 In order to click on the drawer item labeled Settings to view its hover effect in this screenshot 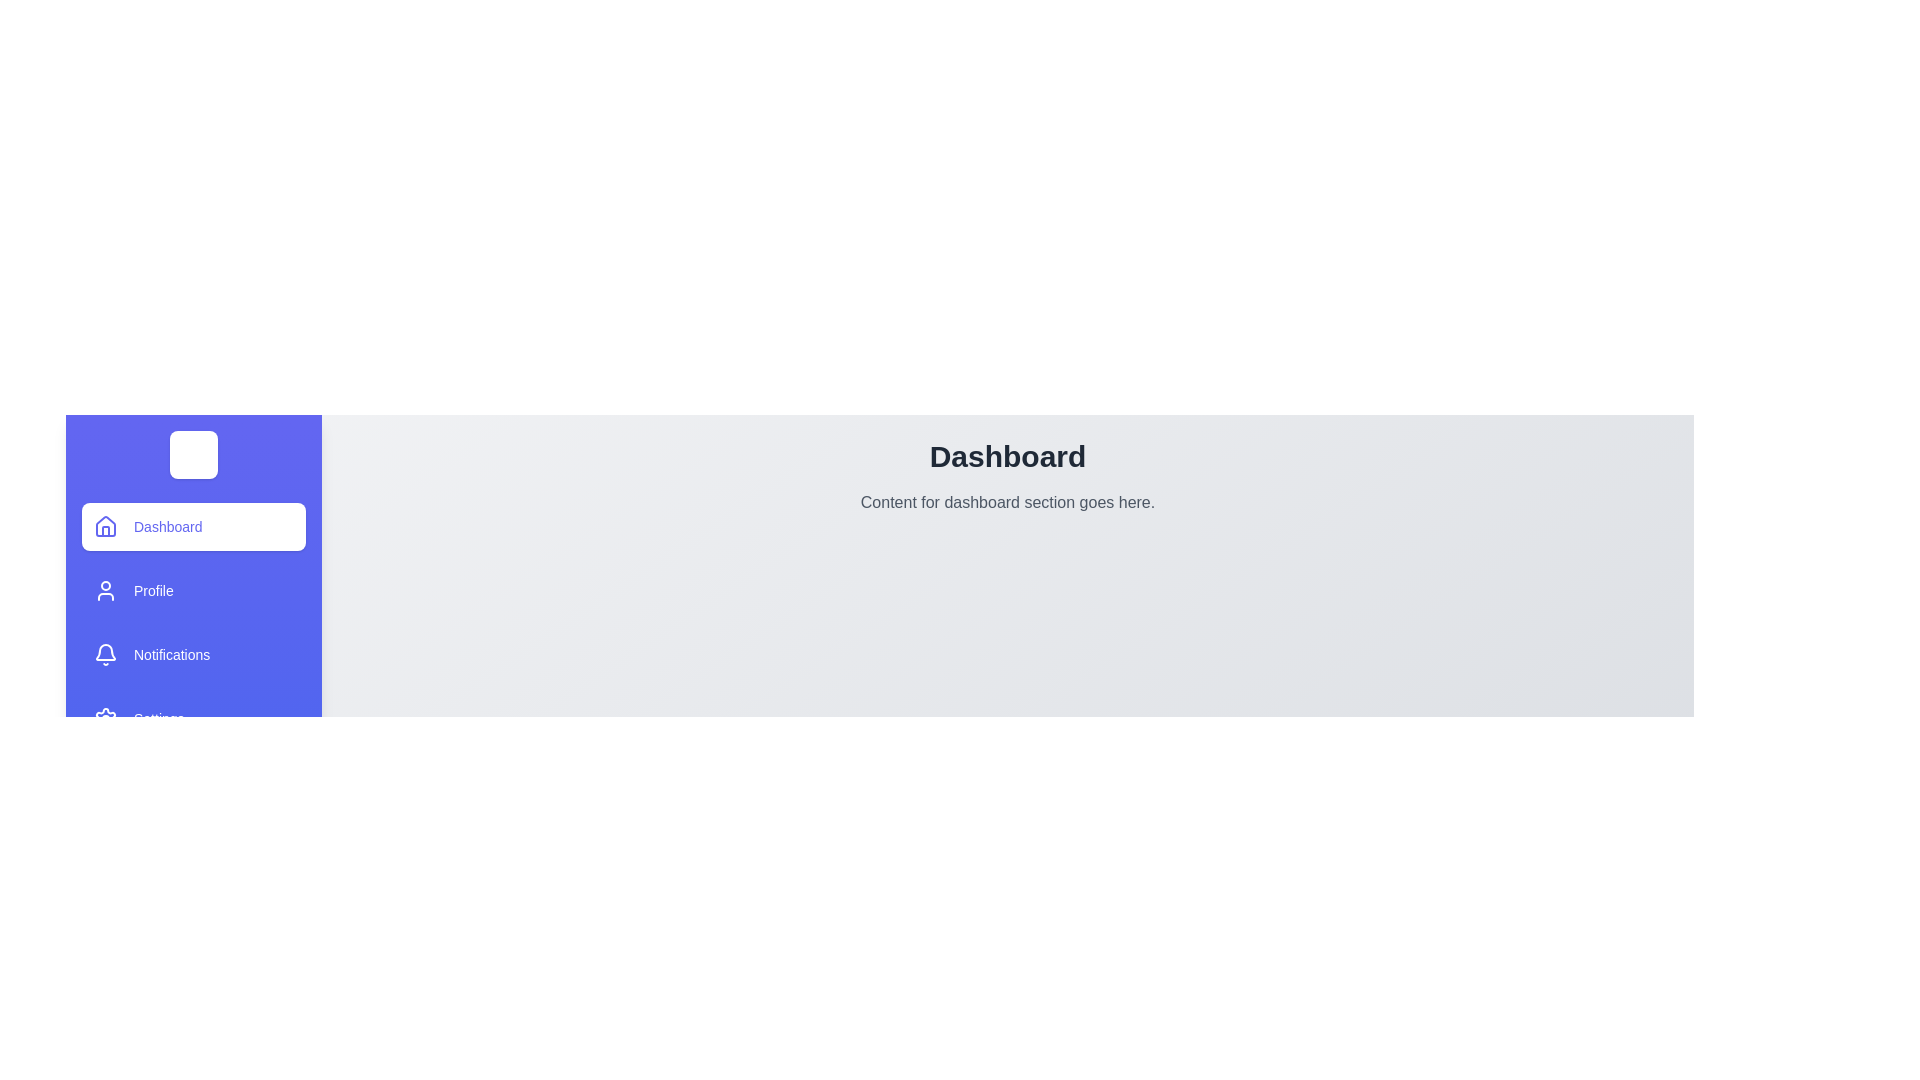, I will do `click(193, 717)`.